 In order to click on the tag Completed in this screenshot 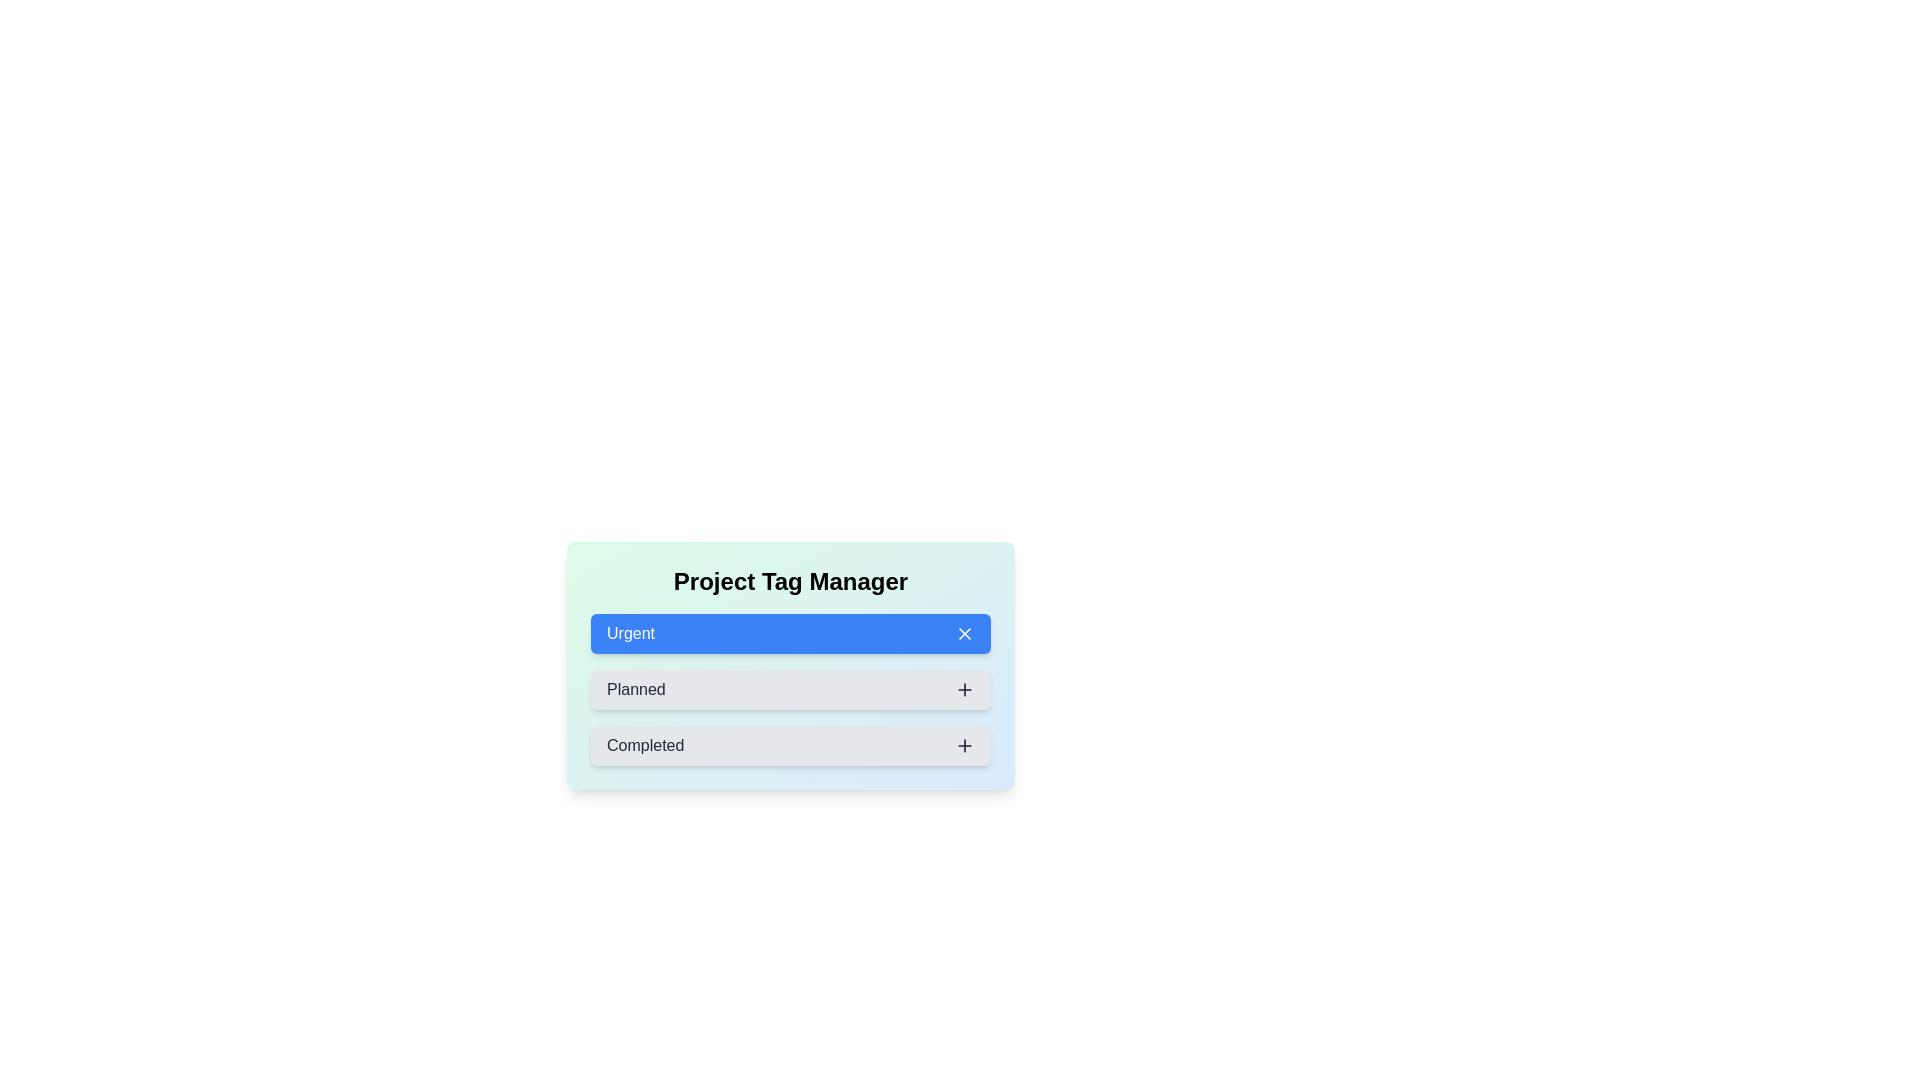, I will do `click(790, 745)`.